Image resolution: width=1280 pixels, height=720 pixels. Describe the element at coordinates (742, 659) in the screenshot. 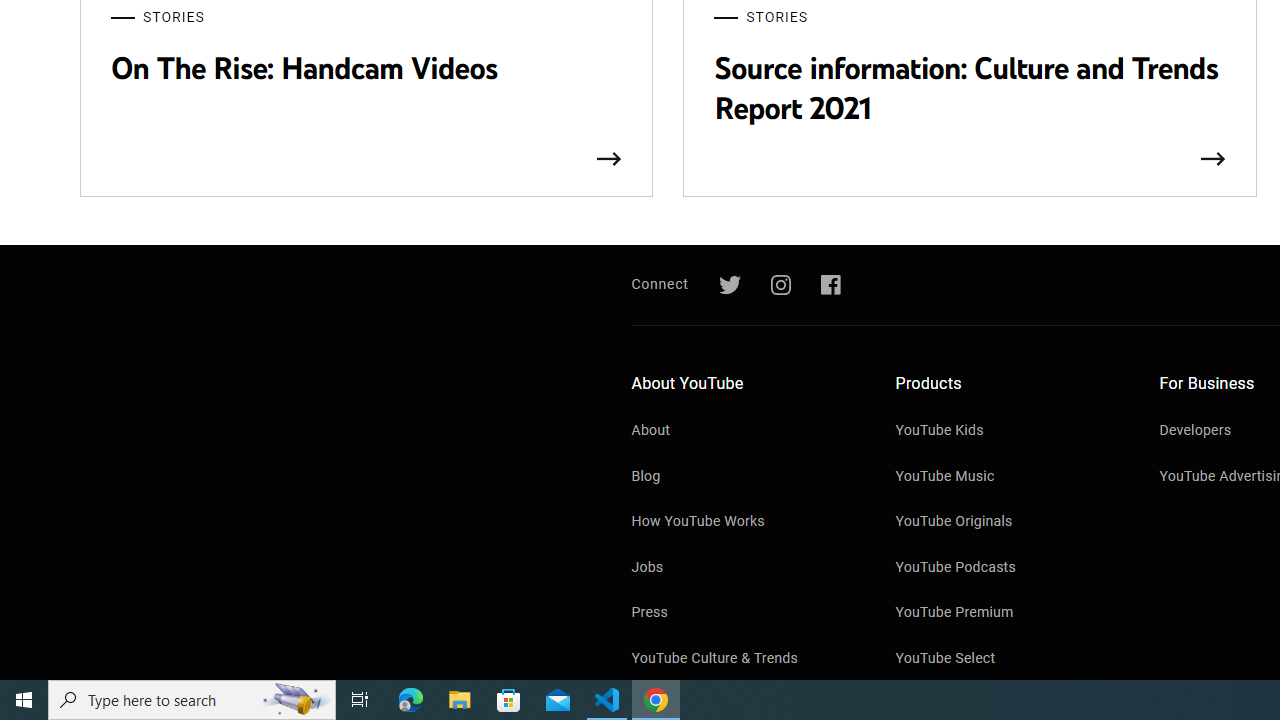

I see `'YouTube Culture & Trends'` at that location.